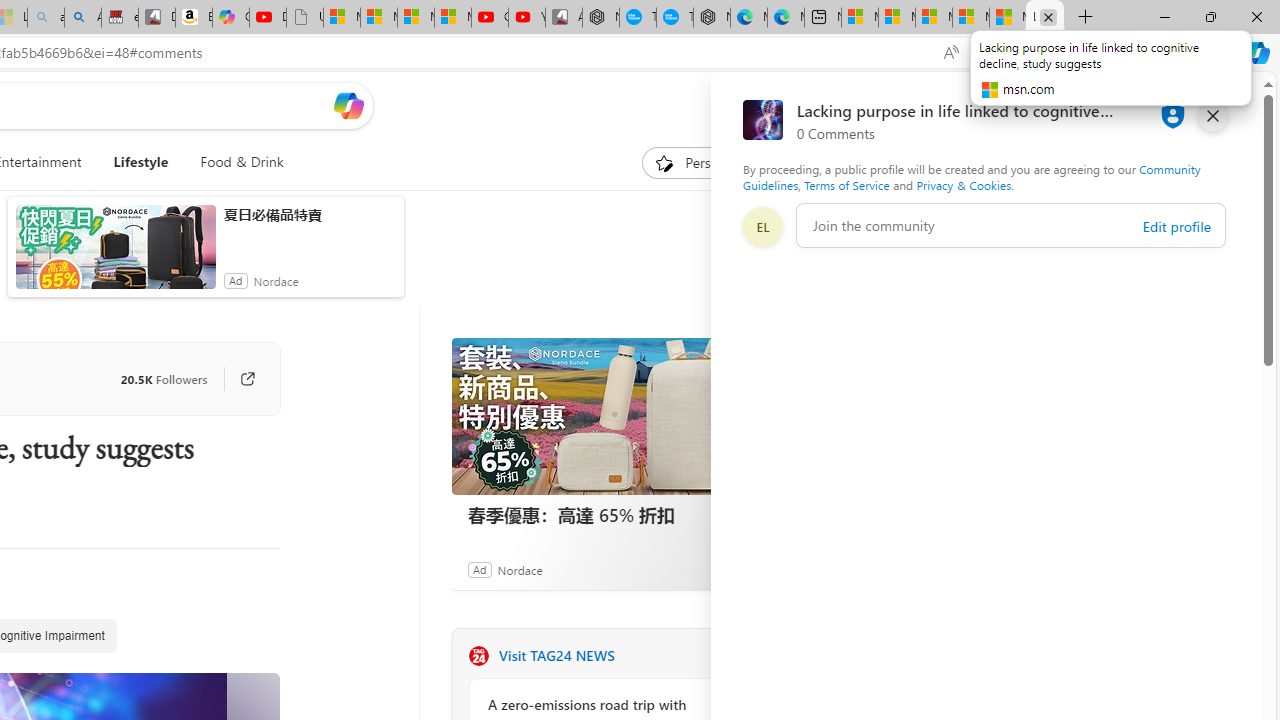 This screenshot has width=1280, height=720. What do you see at coordinates (303, 17) in the screenshot?
I see `'Untitled'` at bounding box center [303, 17].